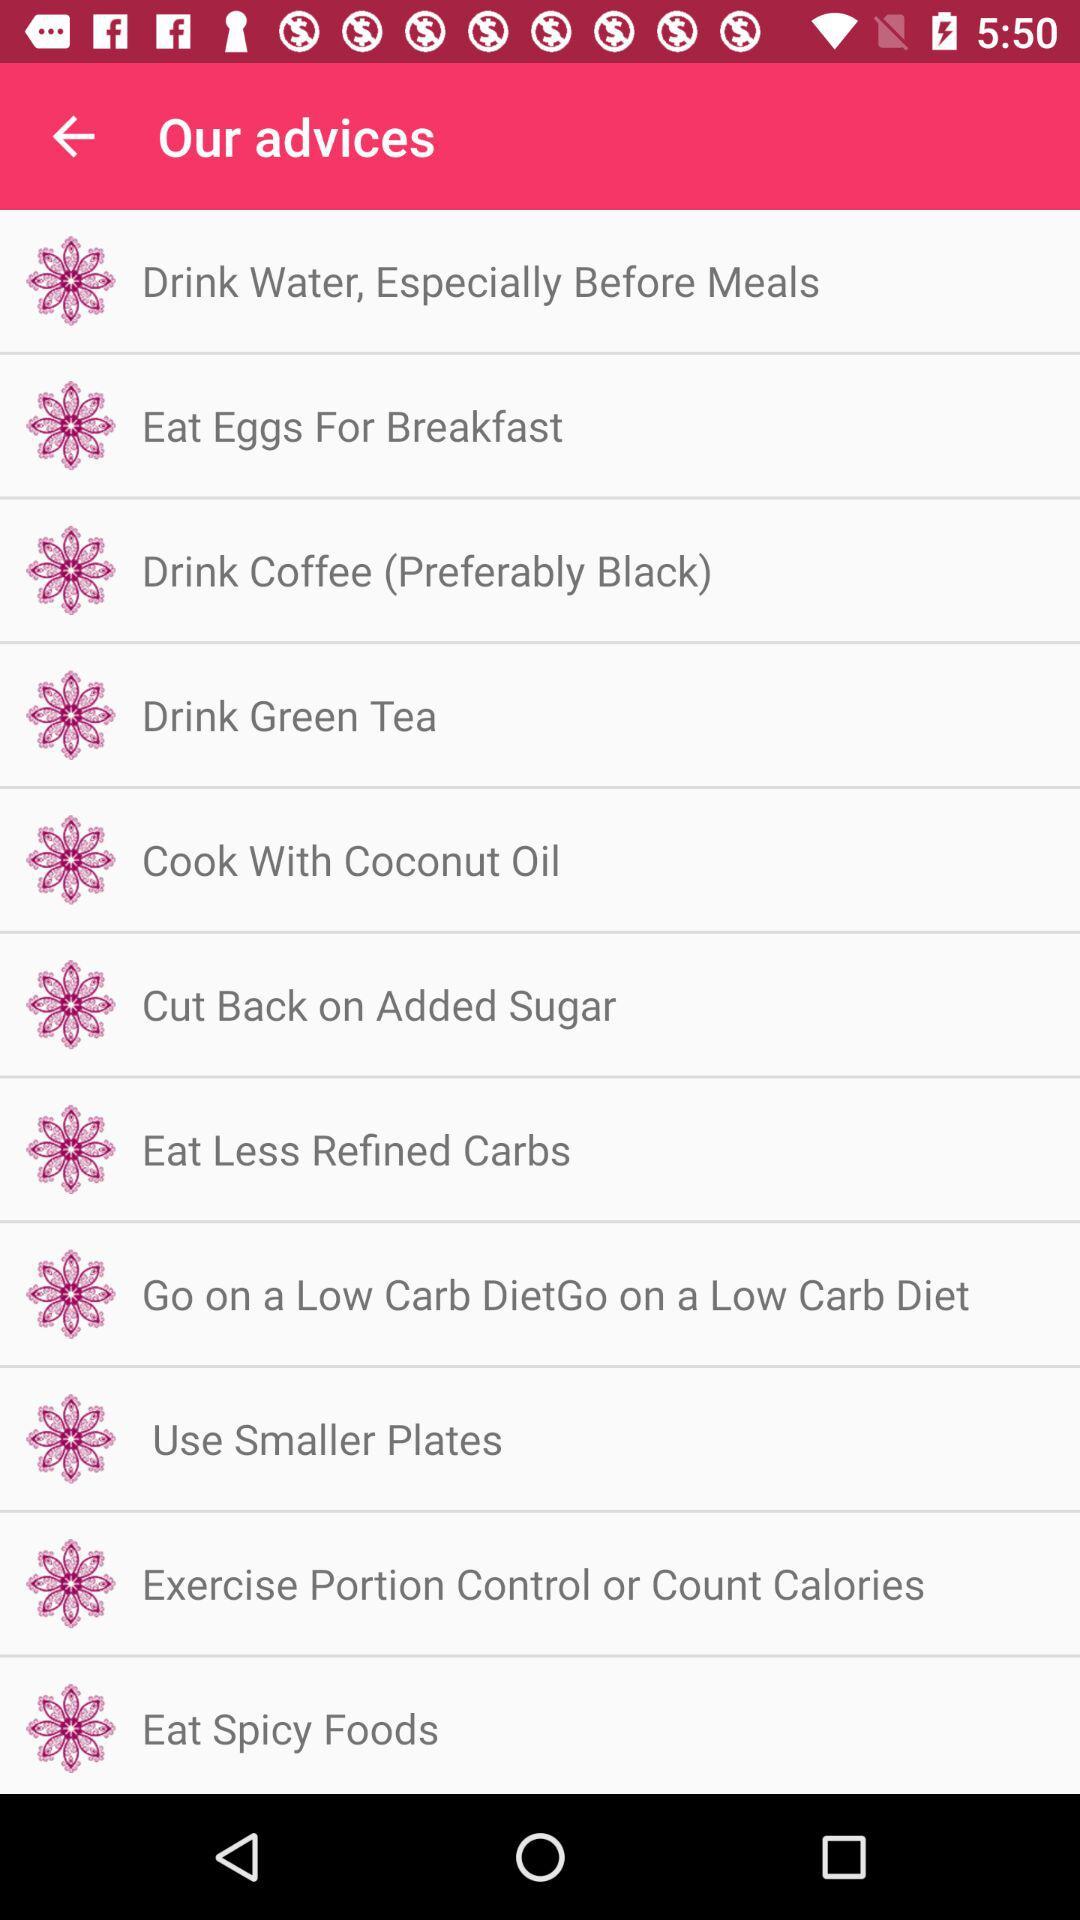 This screenshot has height=1920, width=1080. What do you see at coordinates (321, 1437) in the screenshot?
I see `icon below go on a` at bounding box center [321, 1437].